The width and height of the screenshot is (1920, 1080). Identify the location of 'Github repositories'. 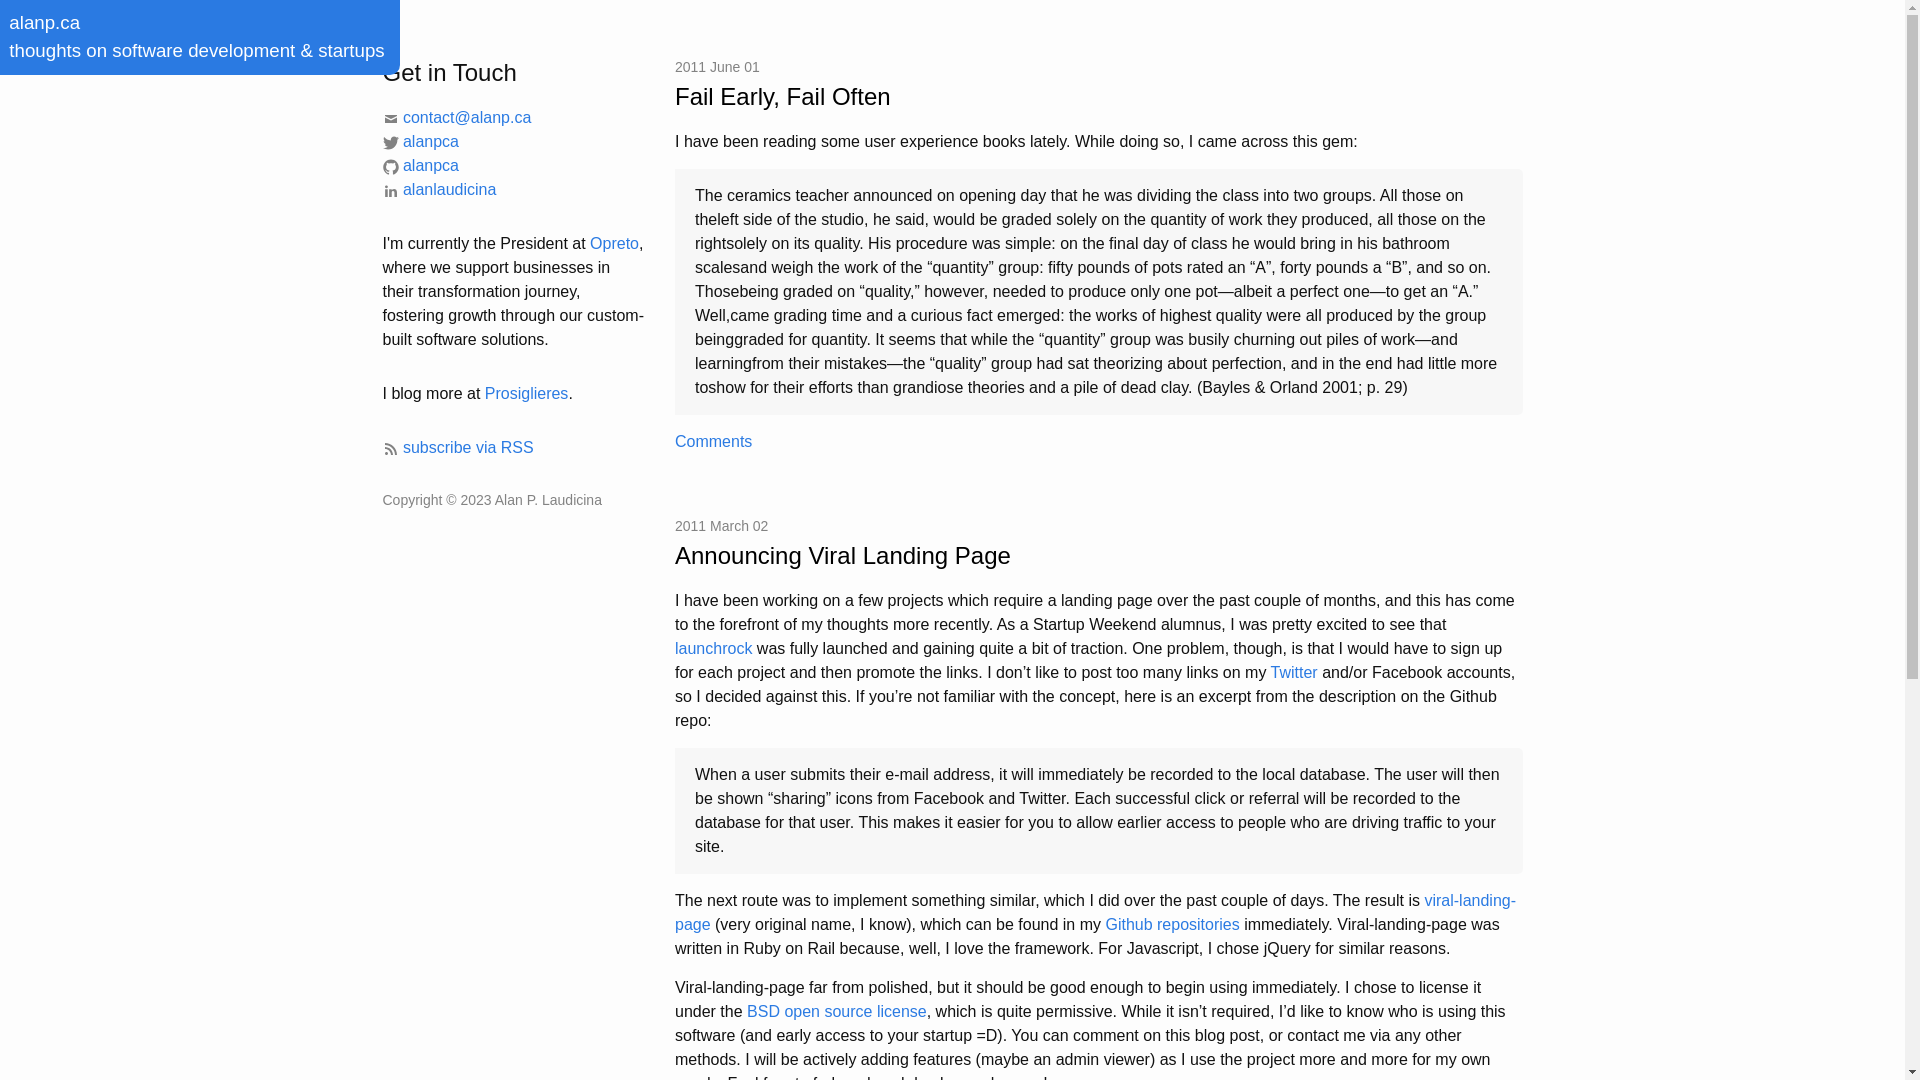
(1103, 924).